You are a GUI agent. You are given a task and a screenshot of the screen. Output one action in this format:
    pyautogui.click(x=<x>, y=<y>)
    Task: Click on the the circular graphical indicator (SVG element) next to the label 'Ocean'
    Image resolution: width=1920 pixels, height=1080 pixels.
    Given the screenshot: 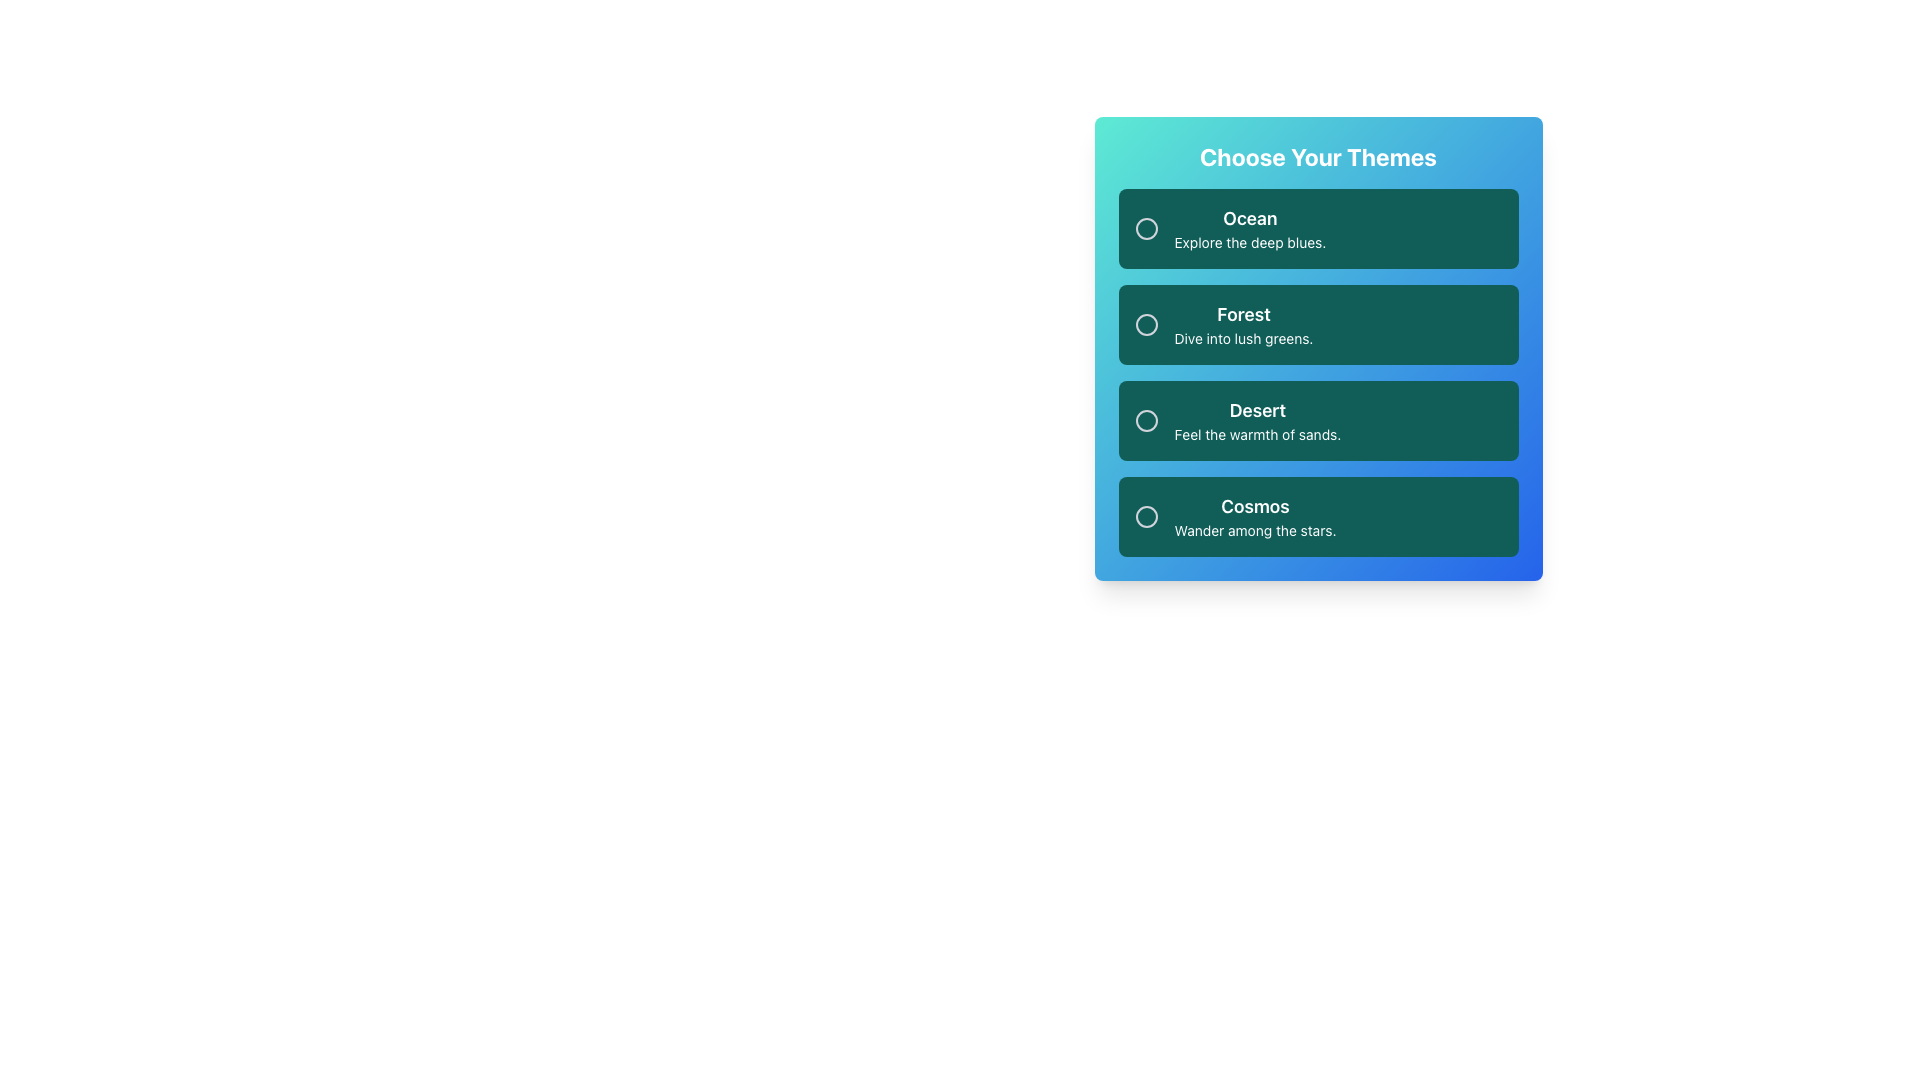 What is the action you would take?
    pyautogui.click(x=1146, y=227)
    